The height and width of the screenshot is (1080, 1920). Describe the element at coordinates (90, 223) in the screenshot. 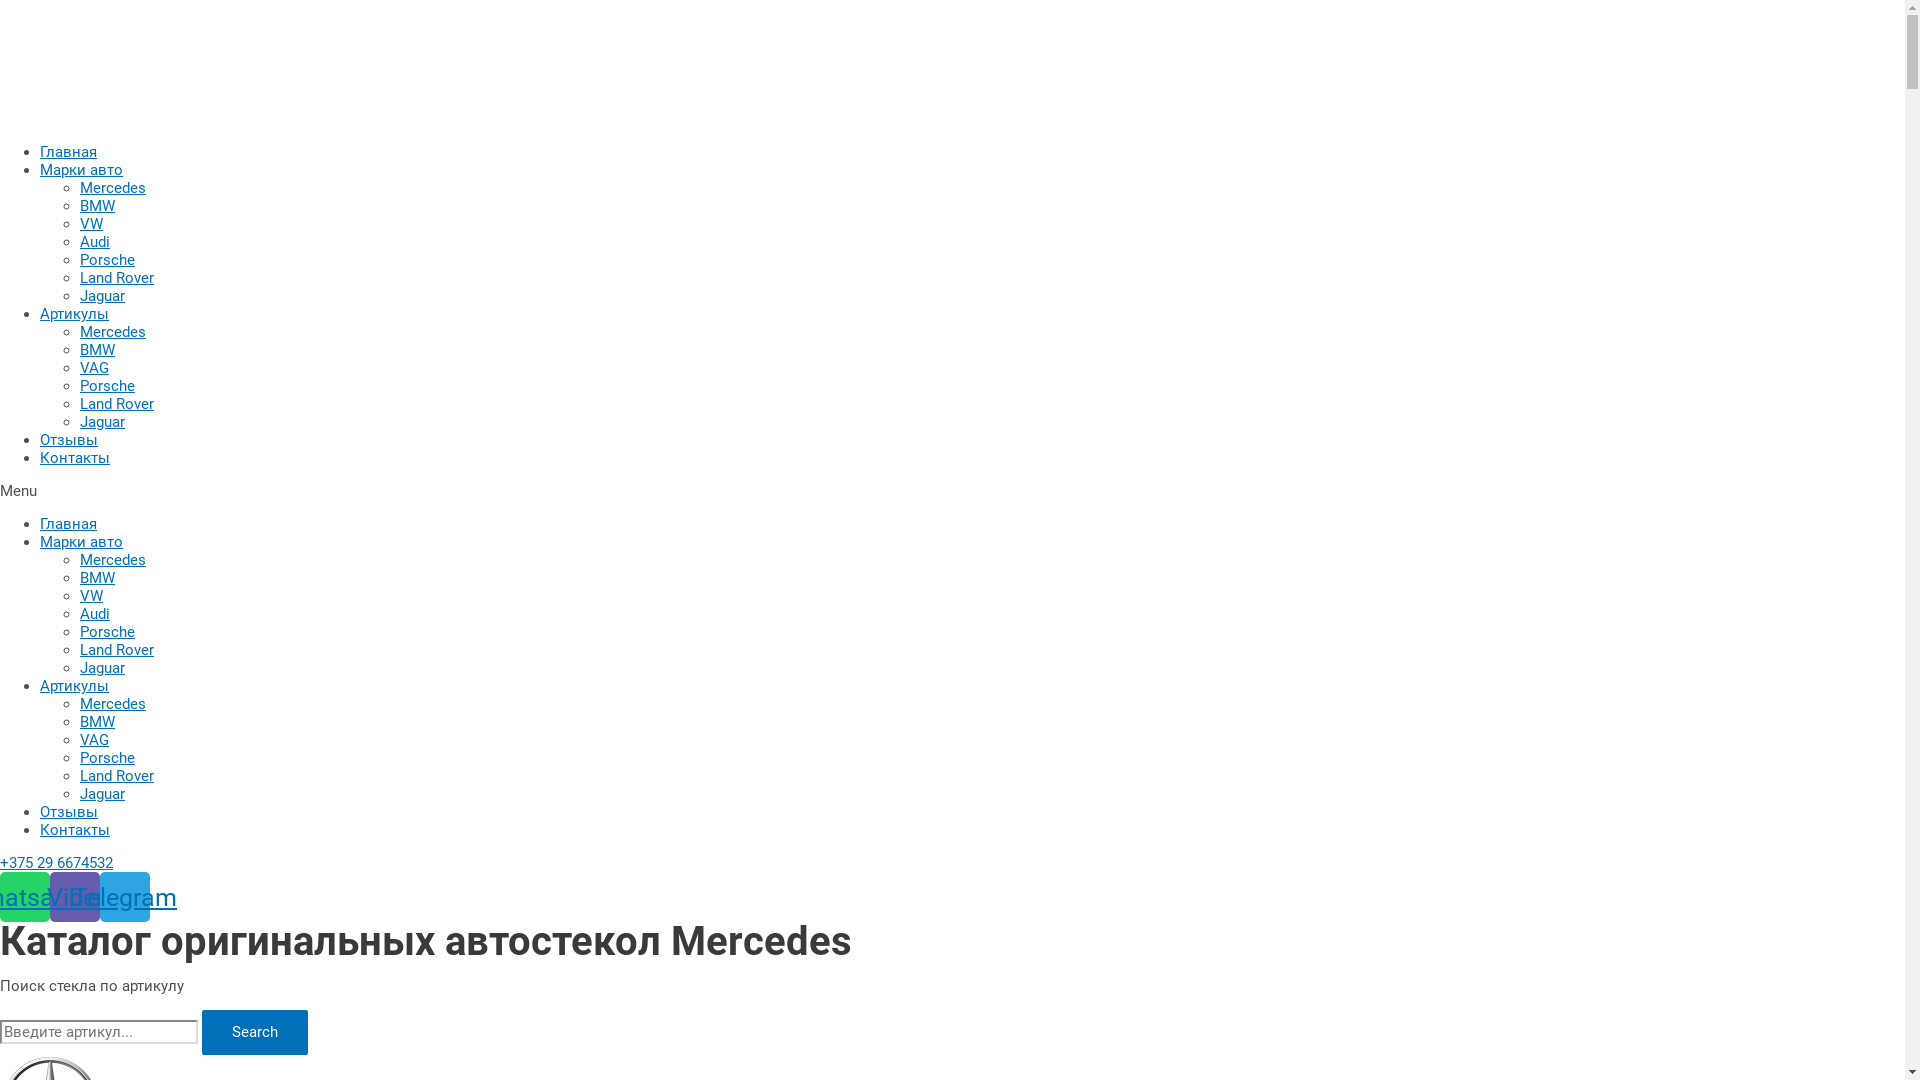

I see `'VW'` at that location.